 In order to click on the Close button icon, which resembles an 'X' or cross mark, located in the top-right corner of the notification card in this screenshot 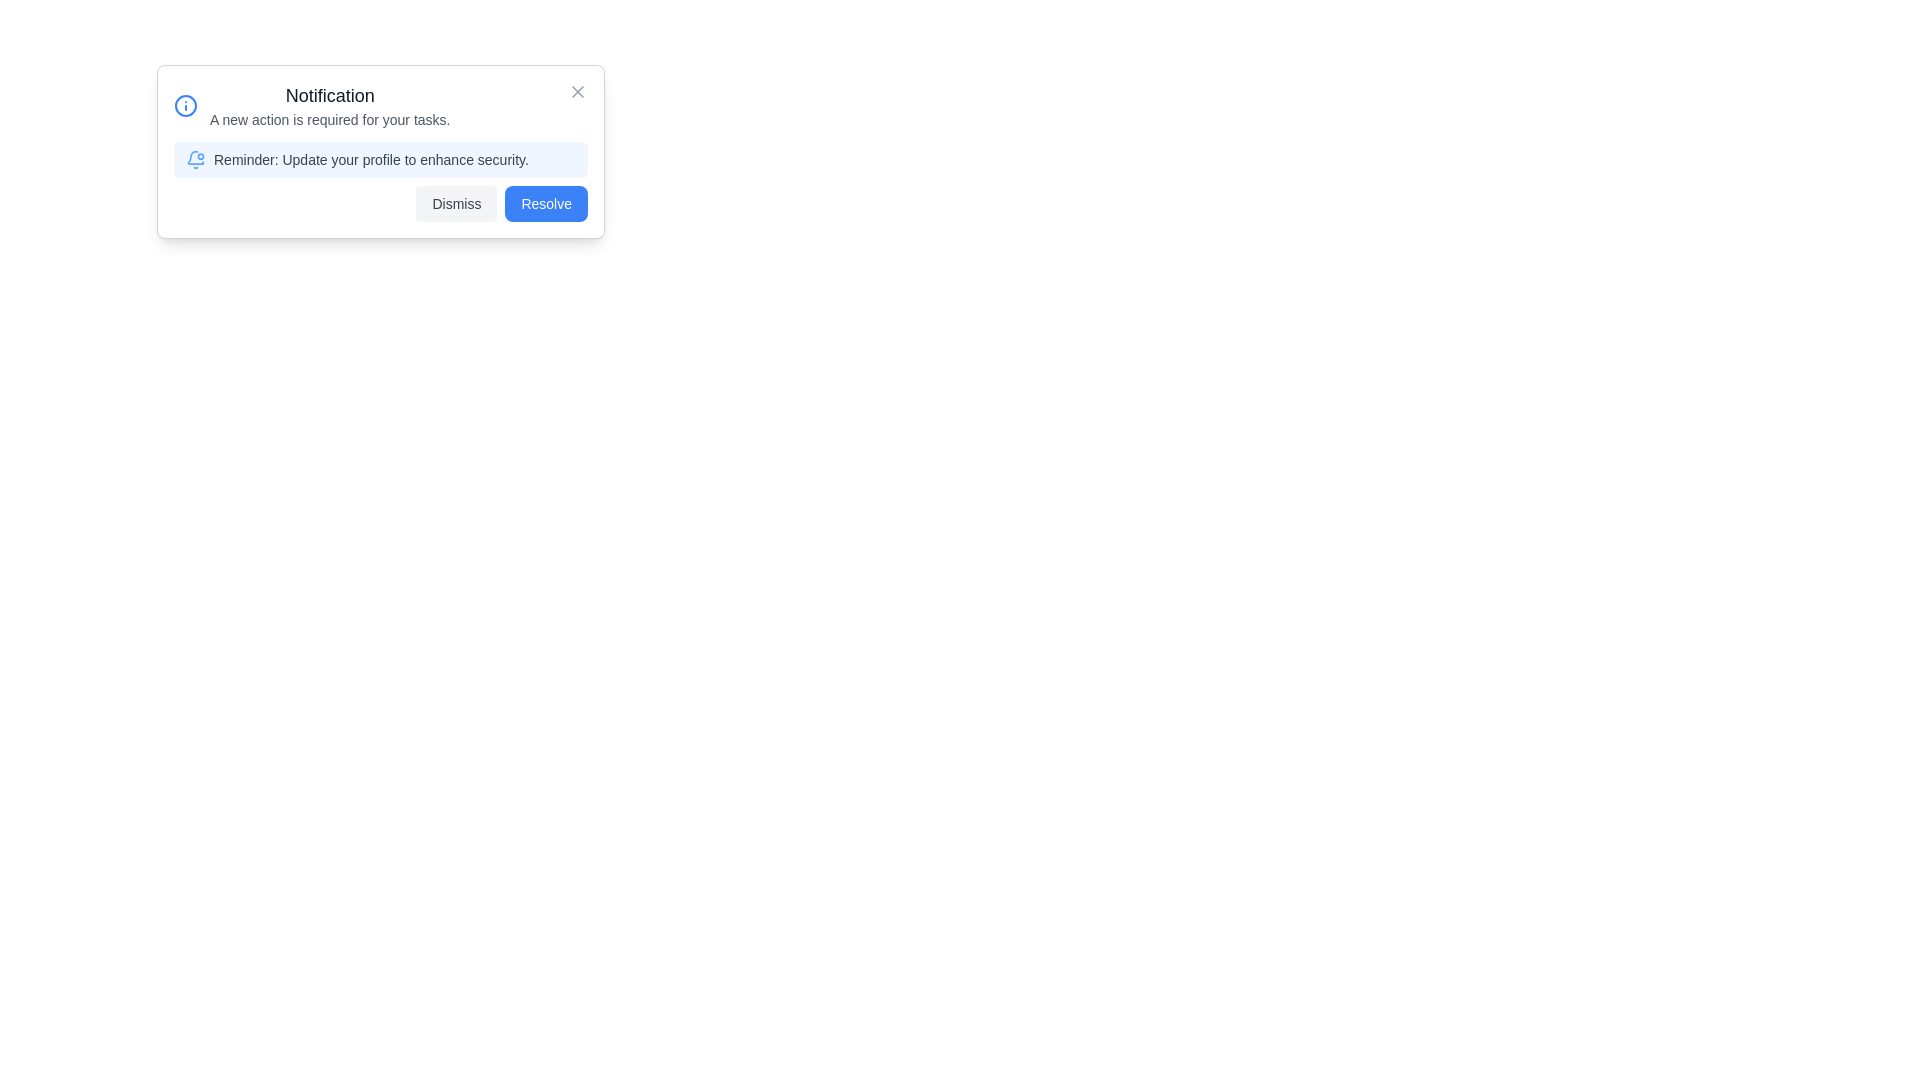, I will do `click(576, 92)`.